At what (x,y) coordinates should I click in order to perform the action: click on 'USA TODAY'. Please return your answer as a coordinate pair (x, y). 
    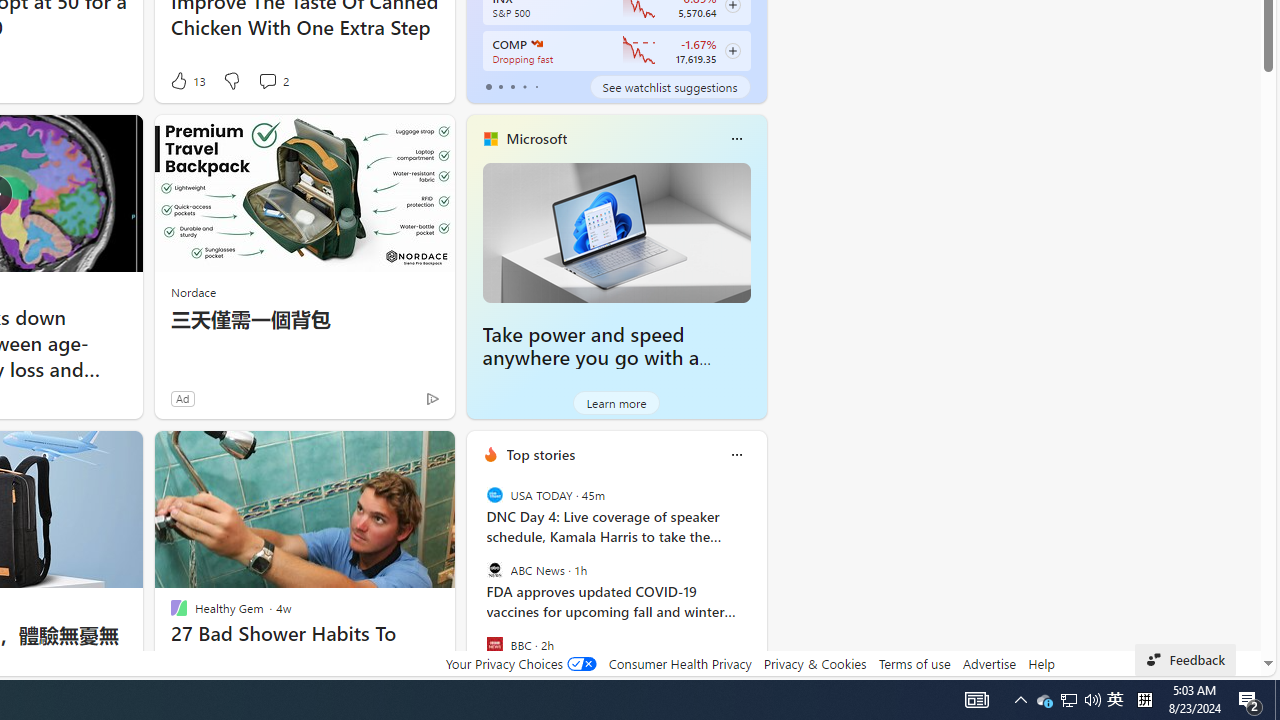
    Looking at the image, I should click on (494, 495).